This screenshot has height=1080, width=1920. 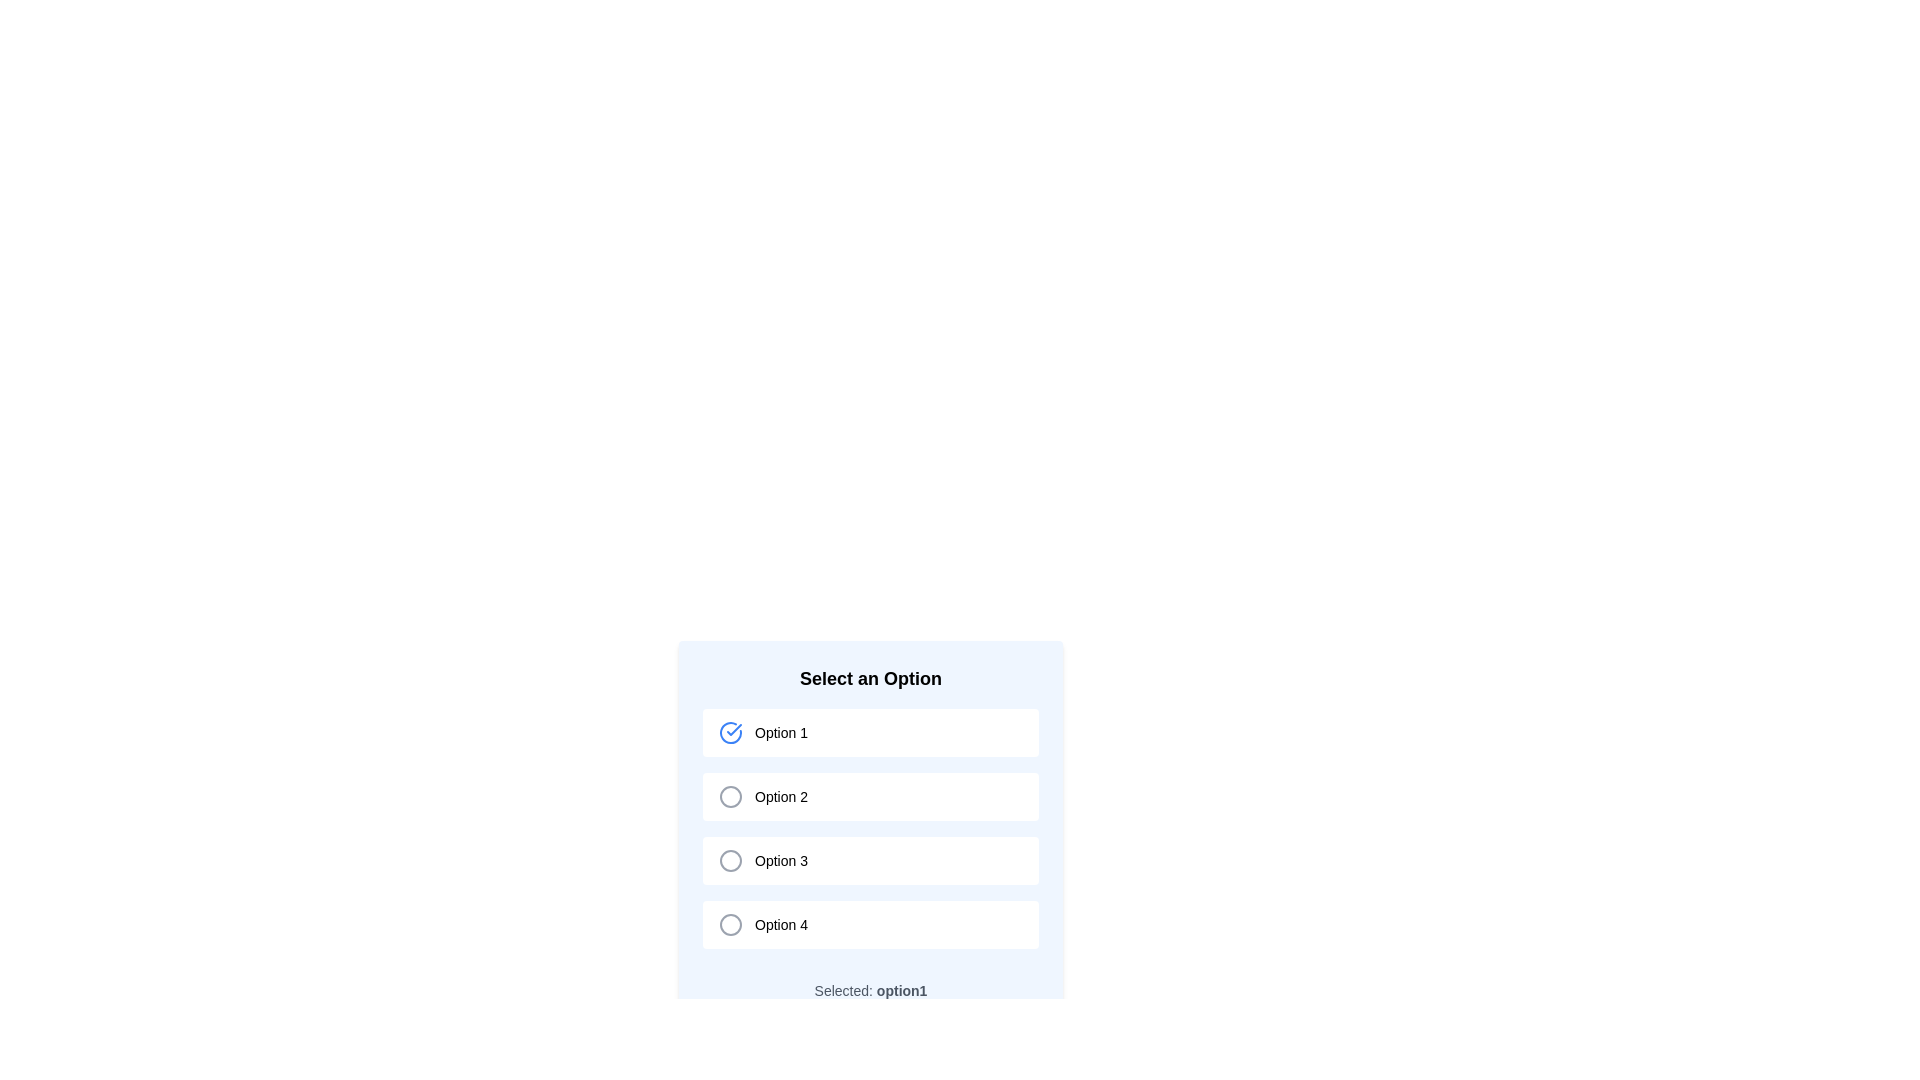 I want to click on the static text element displaying 'option1', which is part of the line 'Selected: option1' at the bottom of a light blue panel, so click(x=901, y=991).